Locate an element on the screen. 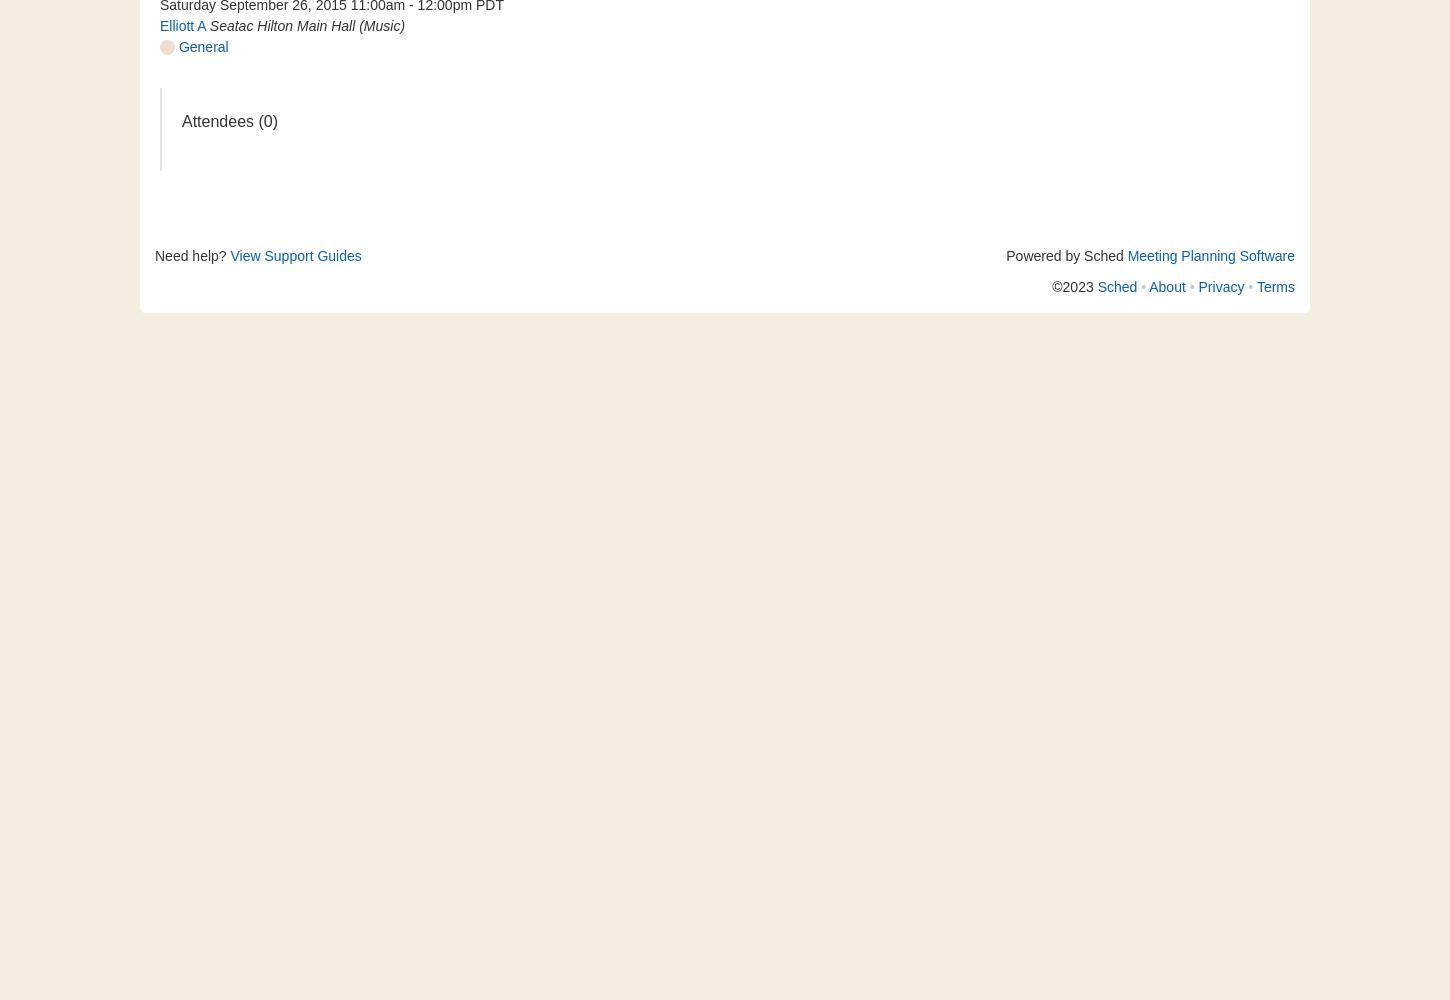 This screenshot has width=1450, height=1000. 'View Support Guides' is located at coordinates (295, 256).